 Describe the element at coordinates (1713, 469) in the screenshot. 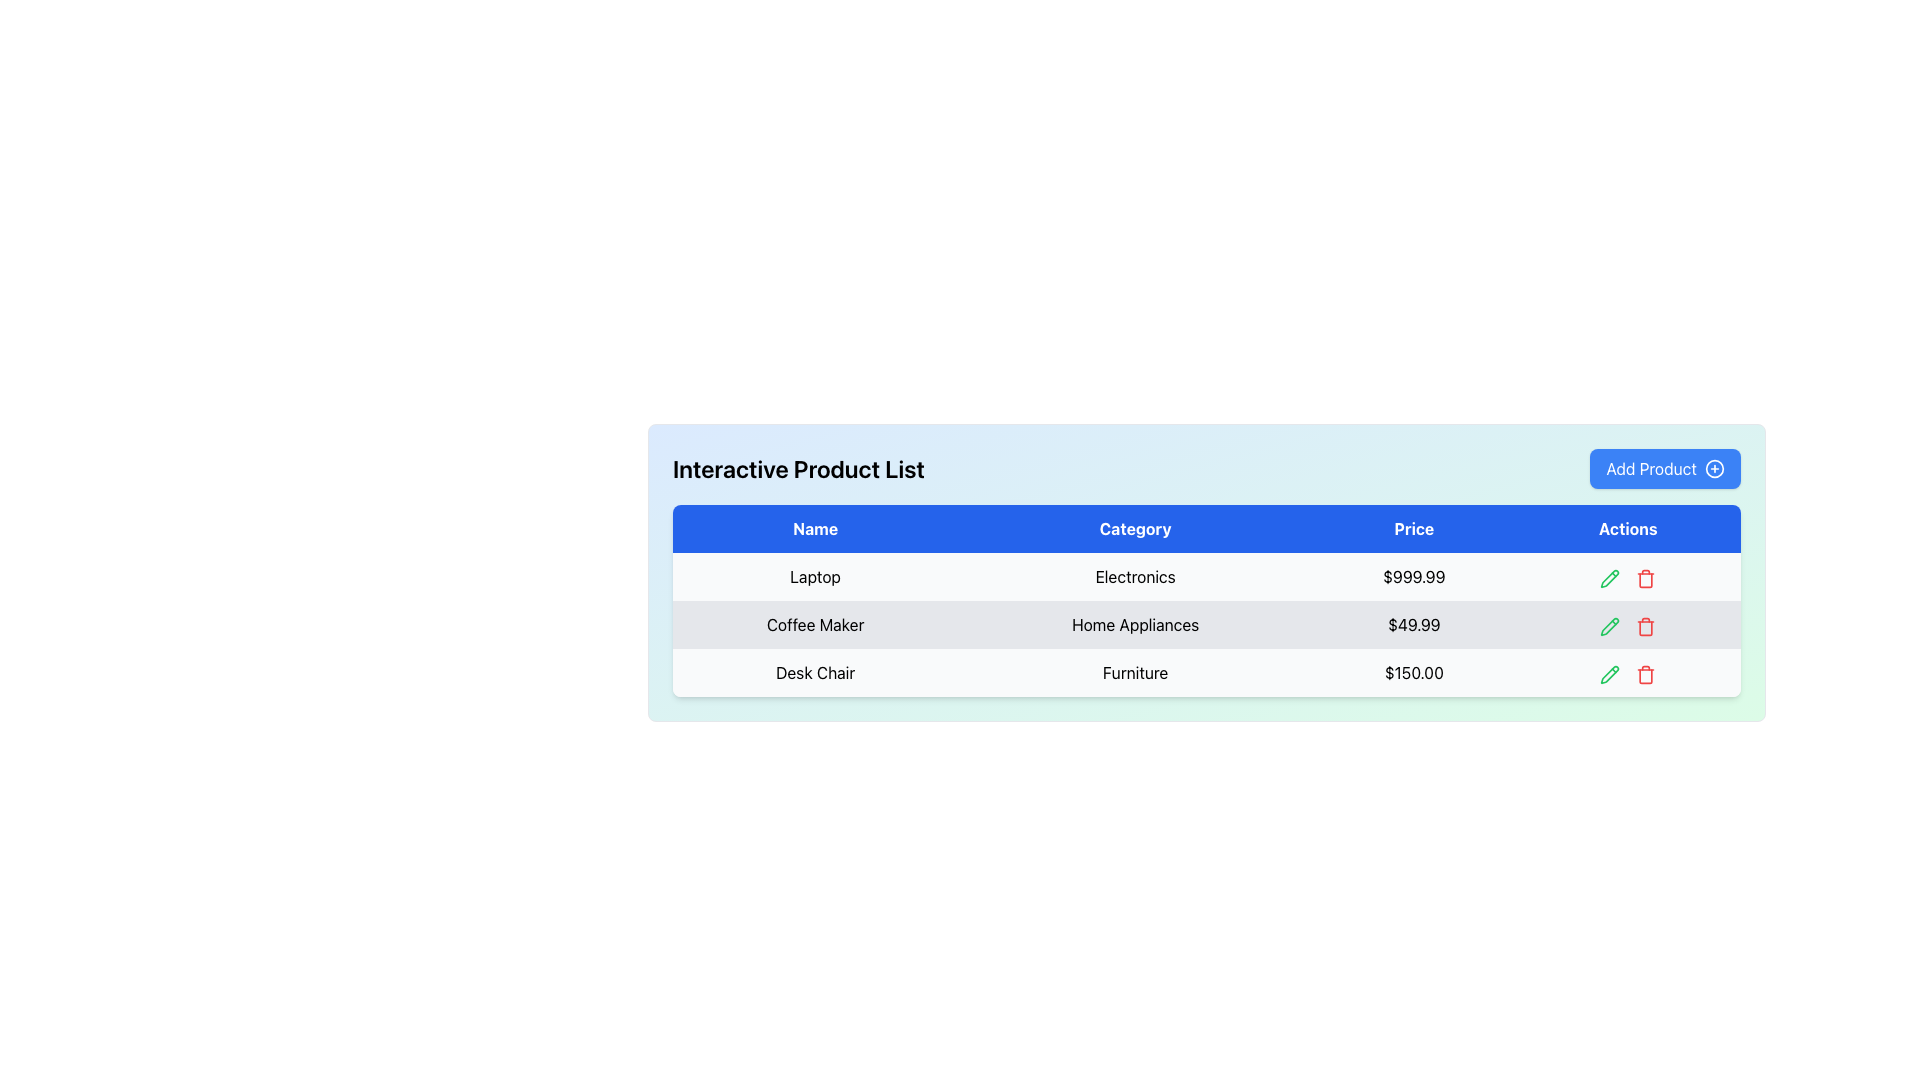

I see `the appearance of the circular icon located to the right side of the 'Add Product' button, which enhances the button's primary action` at that location.